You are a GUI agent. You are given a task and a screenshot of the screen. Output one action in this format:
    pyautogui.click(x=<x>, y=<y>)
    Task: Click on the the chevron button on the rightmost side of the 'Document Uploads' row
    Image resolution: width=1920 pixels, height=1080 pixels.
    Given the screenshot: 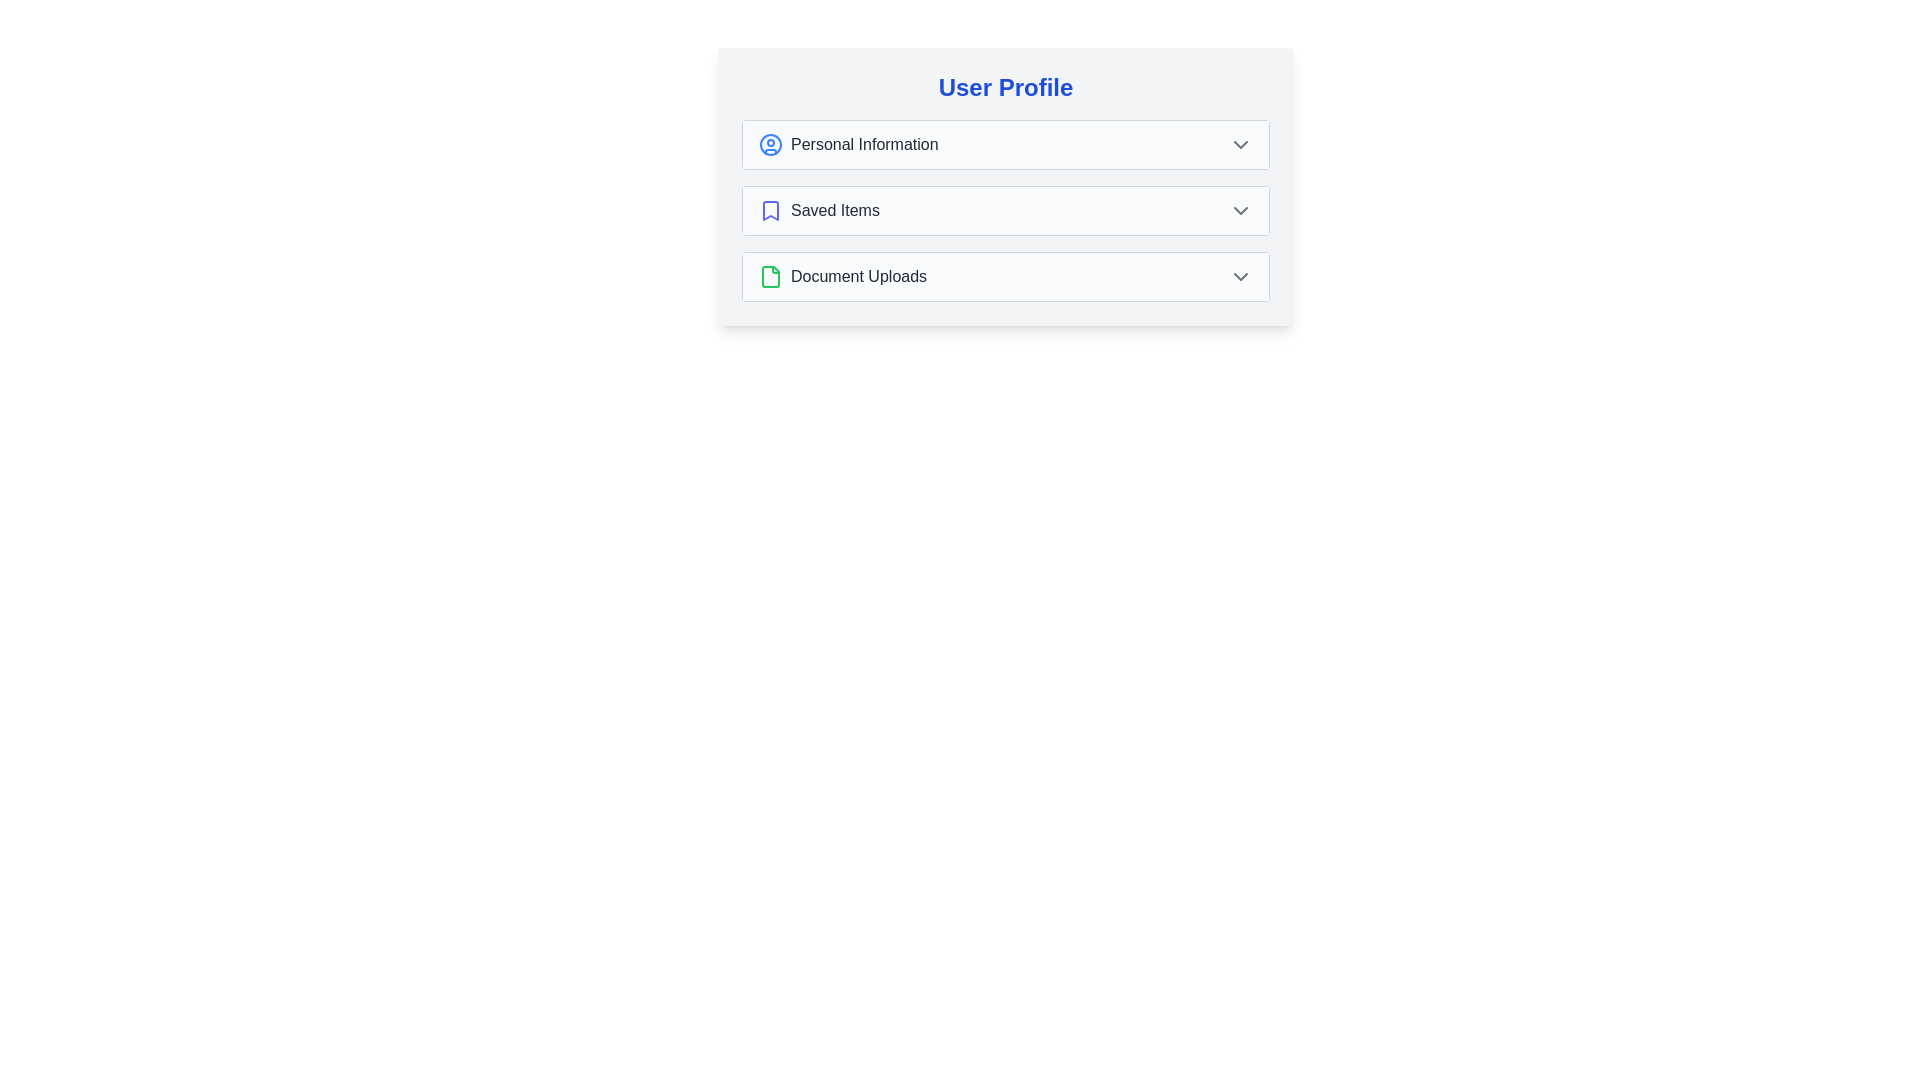 What is the action you would take?
    pyautogui.click(x=1240, y=277)
    